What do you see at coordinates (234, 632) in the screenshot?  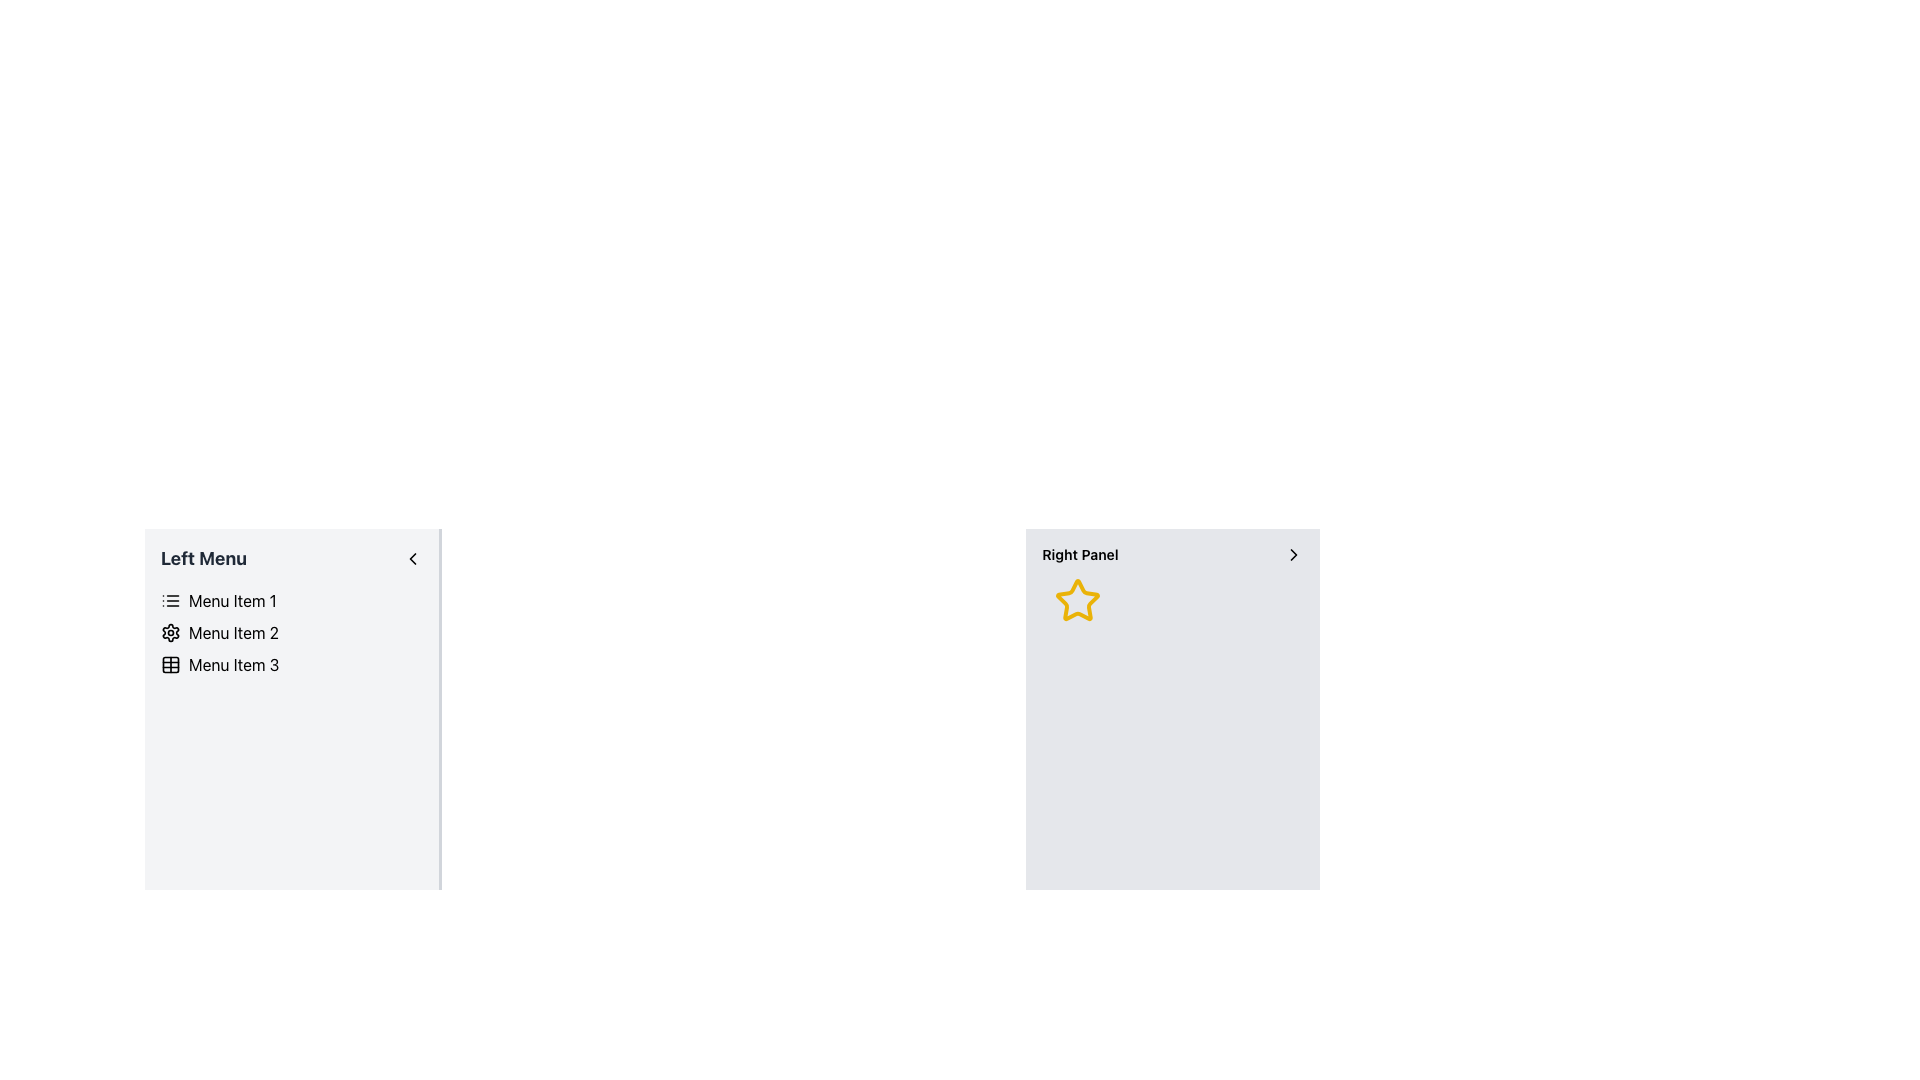 I see `the 'Menu Item 2' option in the vertical menu list` at bounding box center [234, 632].